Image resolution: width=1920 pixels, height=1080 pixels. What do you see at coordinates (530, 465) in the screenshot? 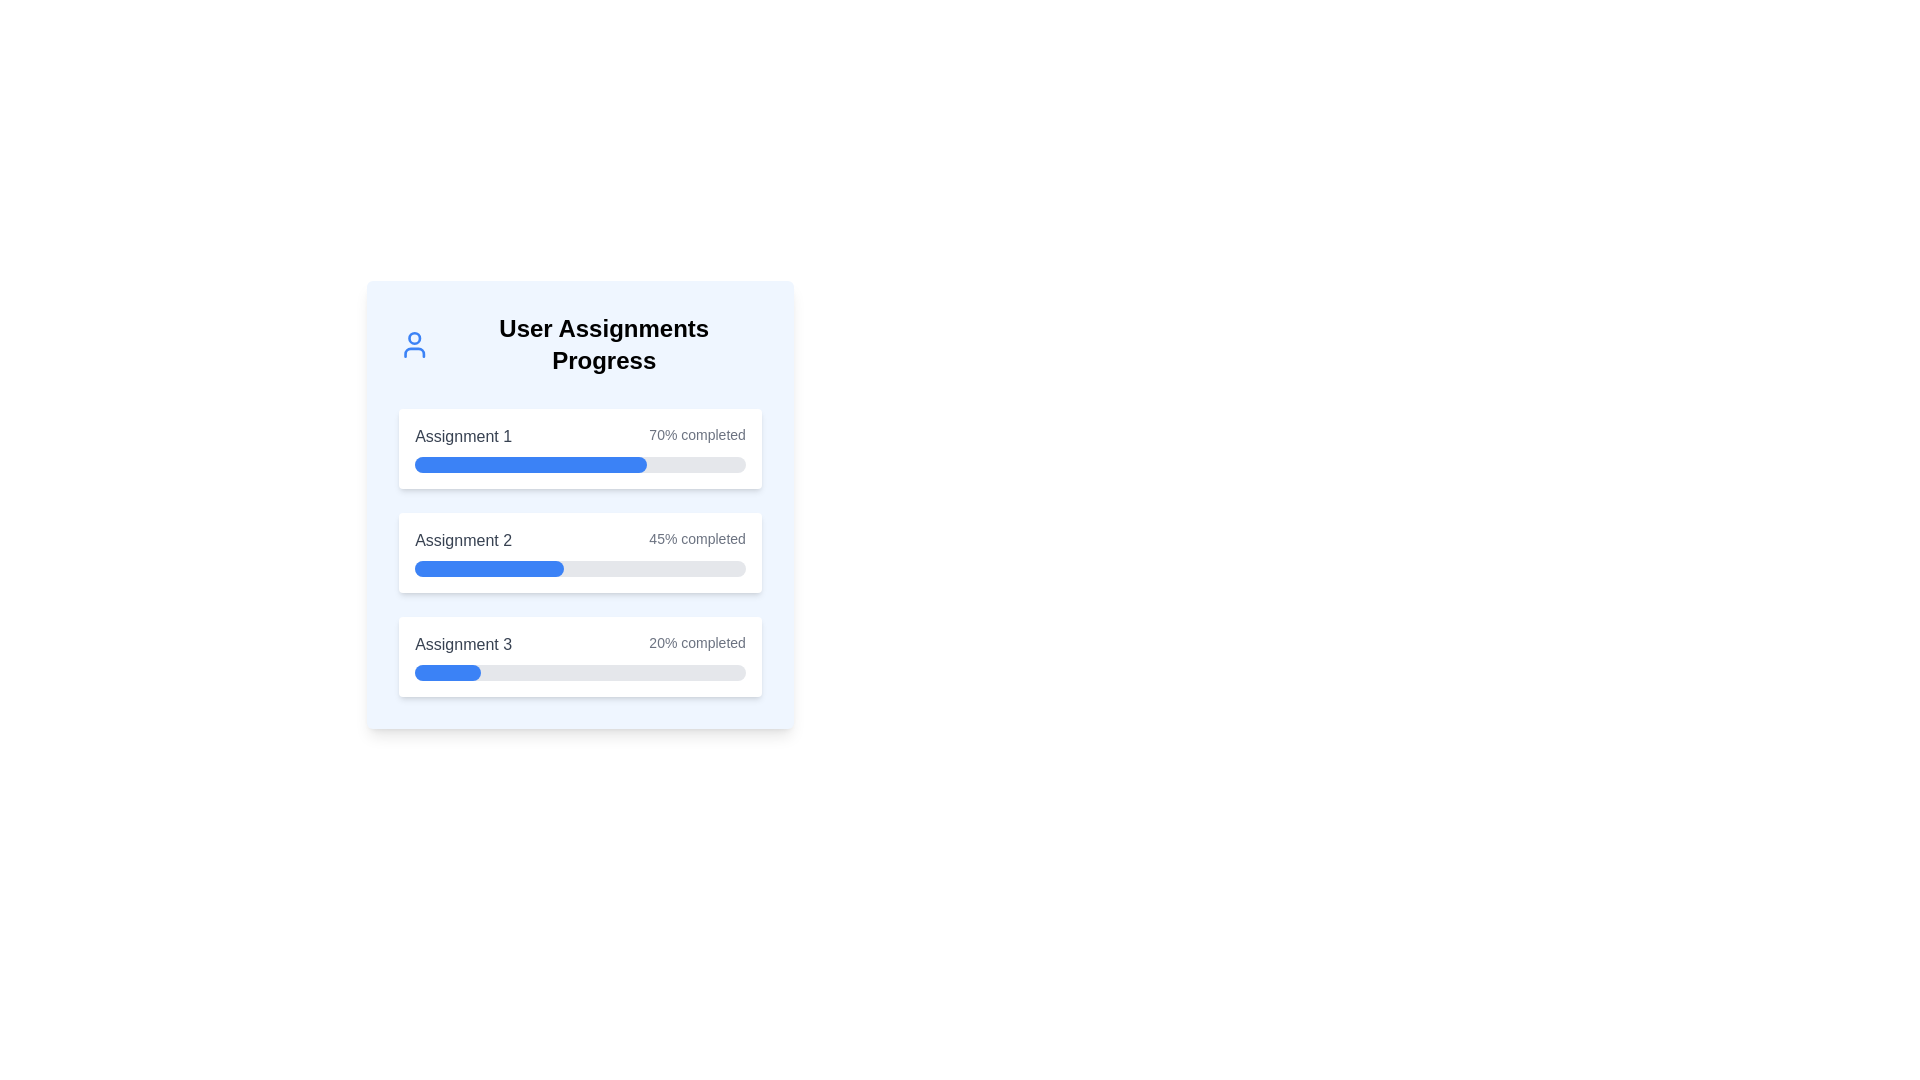
I see `the progress bar representing 'Assignment 1', which indicates 70% completion of the task` at bounding box center [530, 465].